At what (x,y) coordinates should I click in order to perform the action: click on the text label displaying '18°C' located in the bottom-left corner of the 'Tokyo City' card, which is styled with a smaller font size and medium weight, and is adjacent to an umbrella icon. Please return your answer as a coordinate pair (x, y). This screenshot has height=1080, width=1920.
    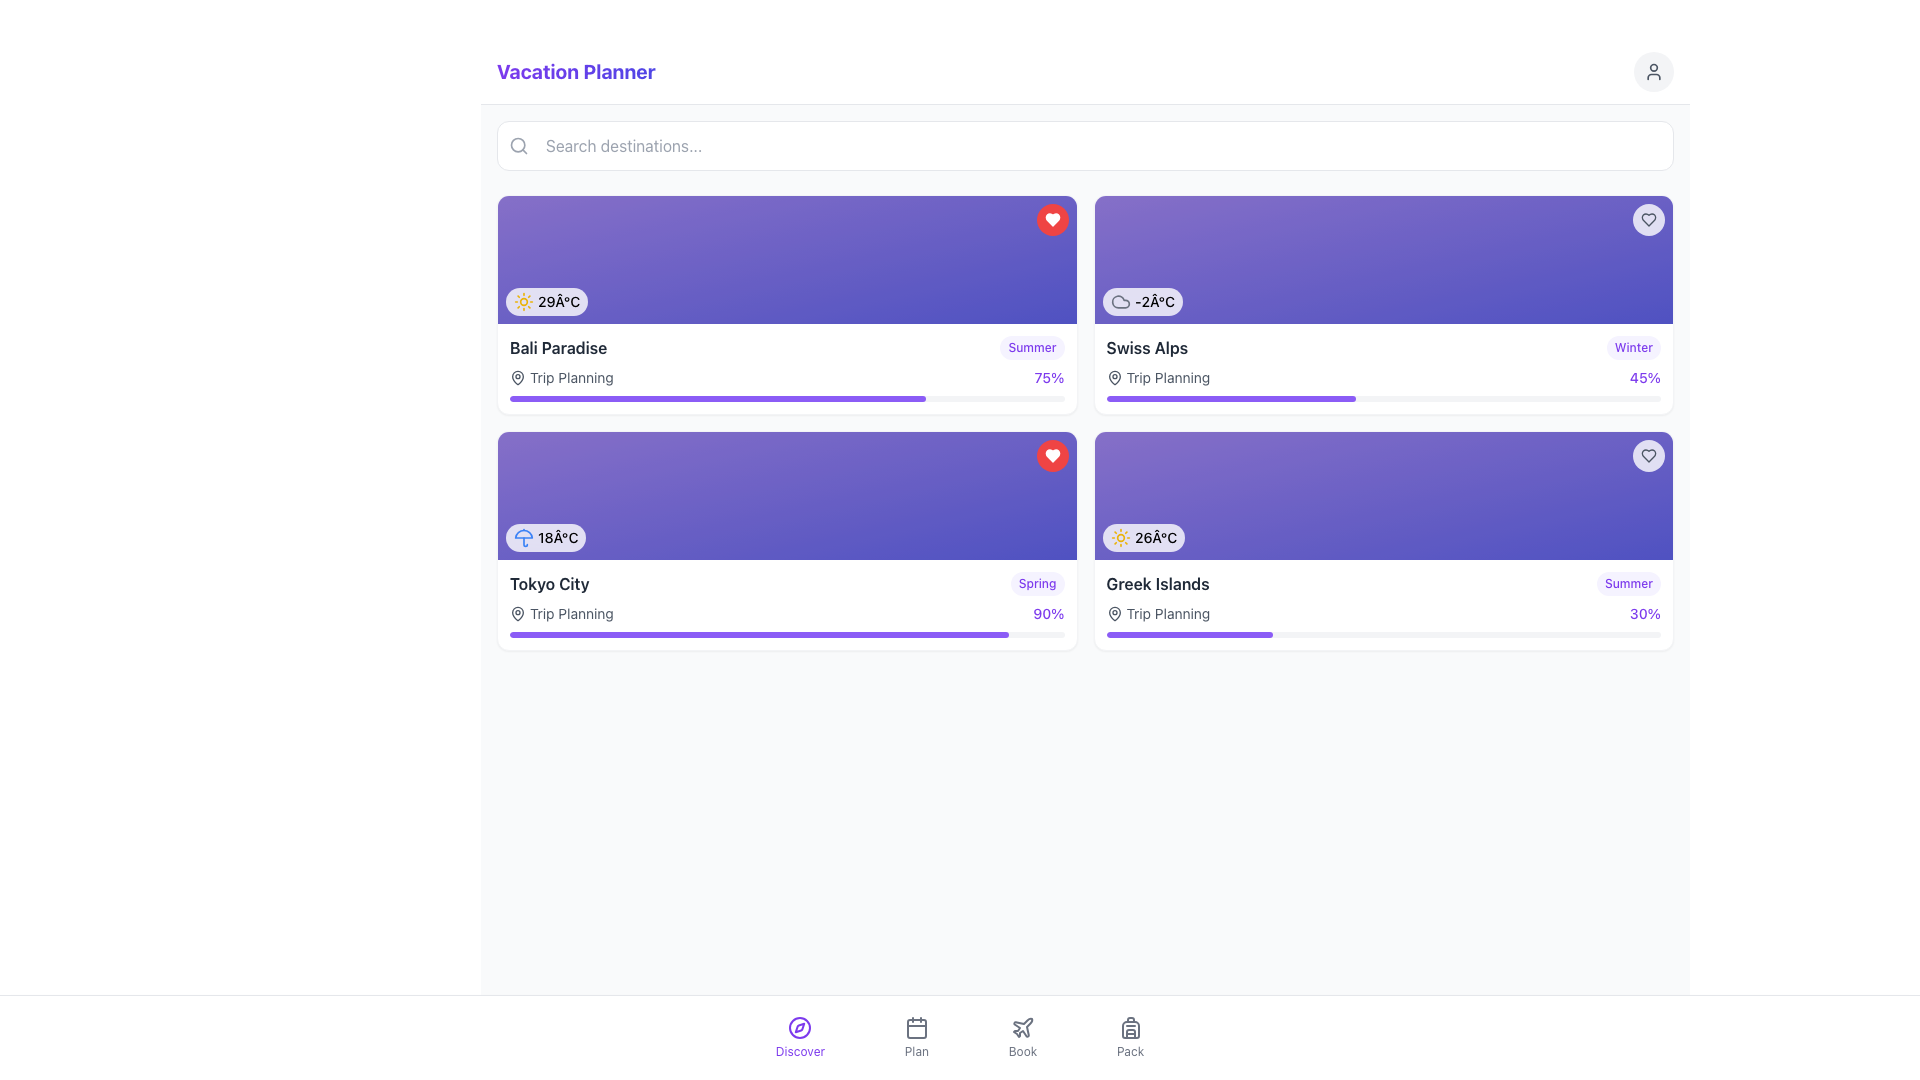
    Looking at the image, I should click on (558, 536).